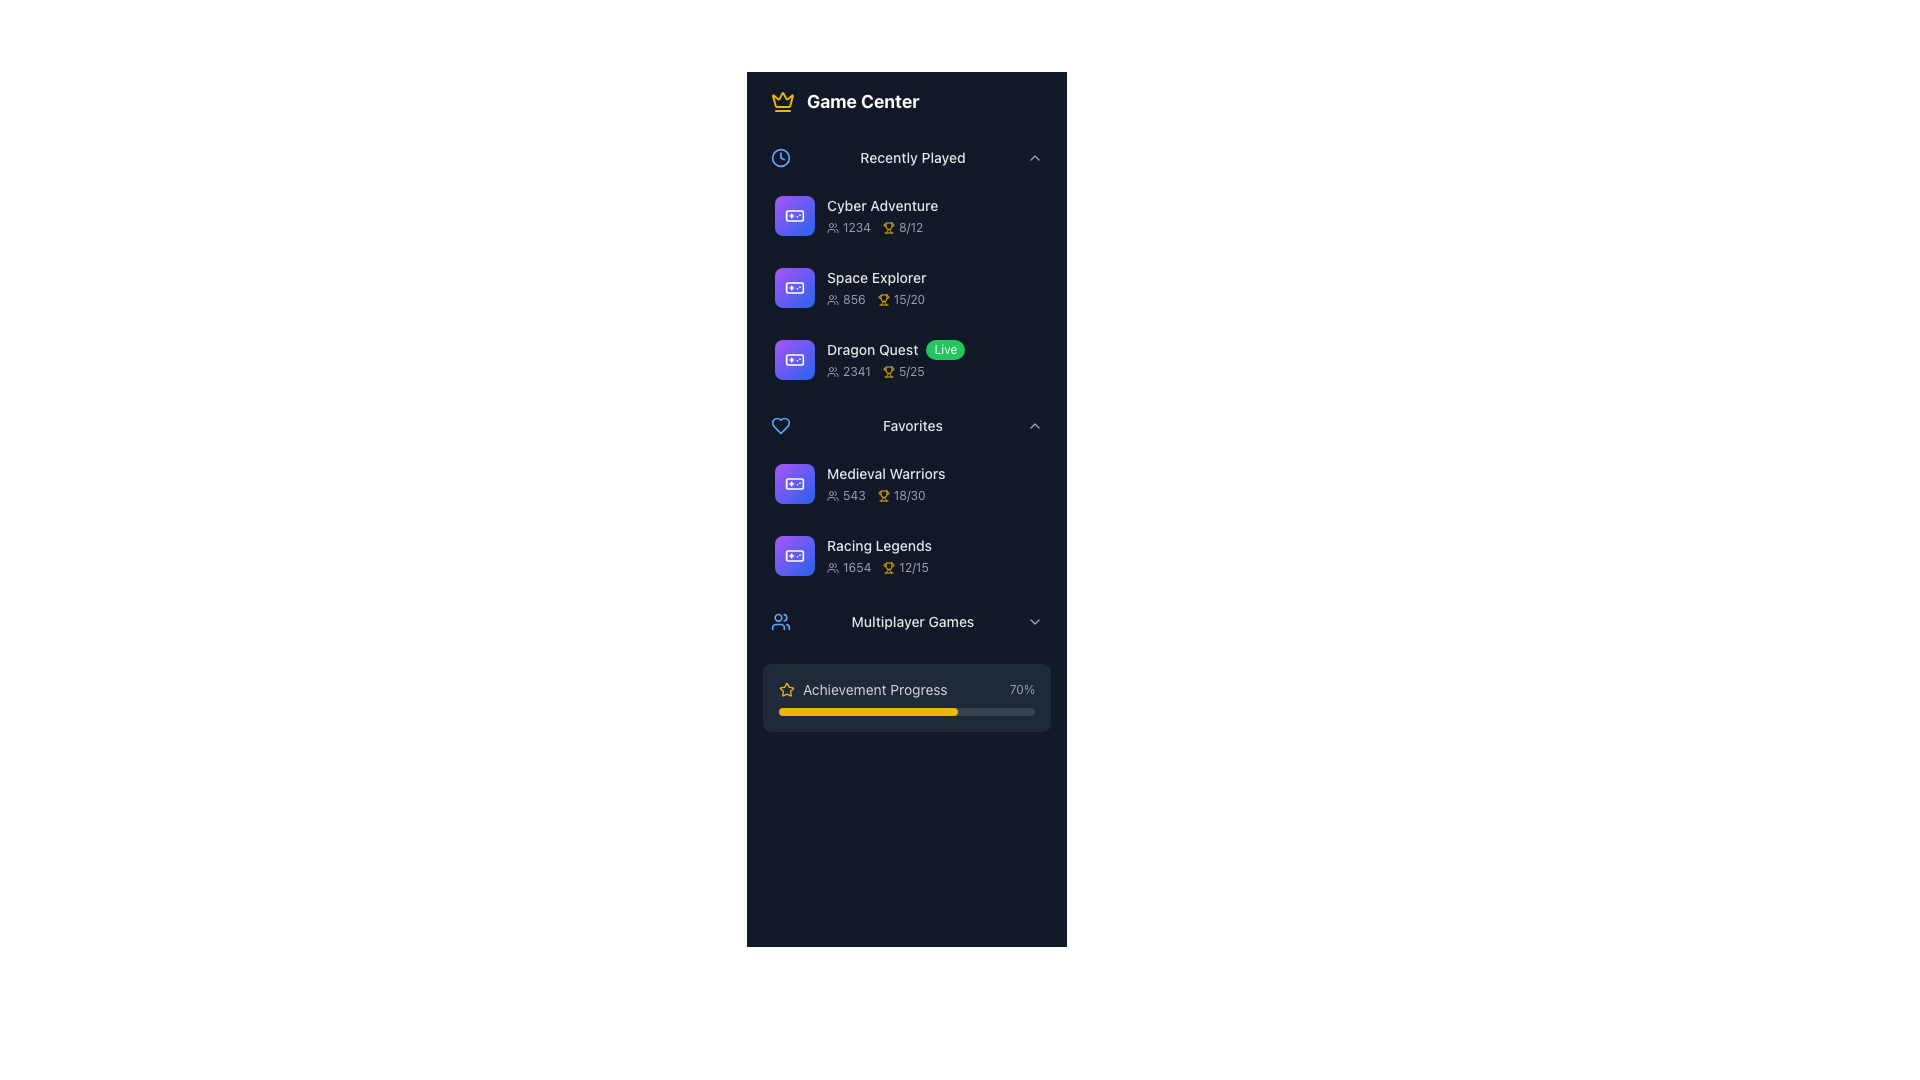 This screenshot has width=1920, height=1080. I want to click on the interactive elements adjacent to the game statistics display under 'Medieval Warriors' in the 'Favorites' category, so click(931, 495).